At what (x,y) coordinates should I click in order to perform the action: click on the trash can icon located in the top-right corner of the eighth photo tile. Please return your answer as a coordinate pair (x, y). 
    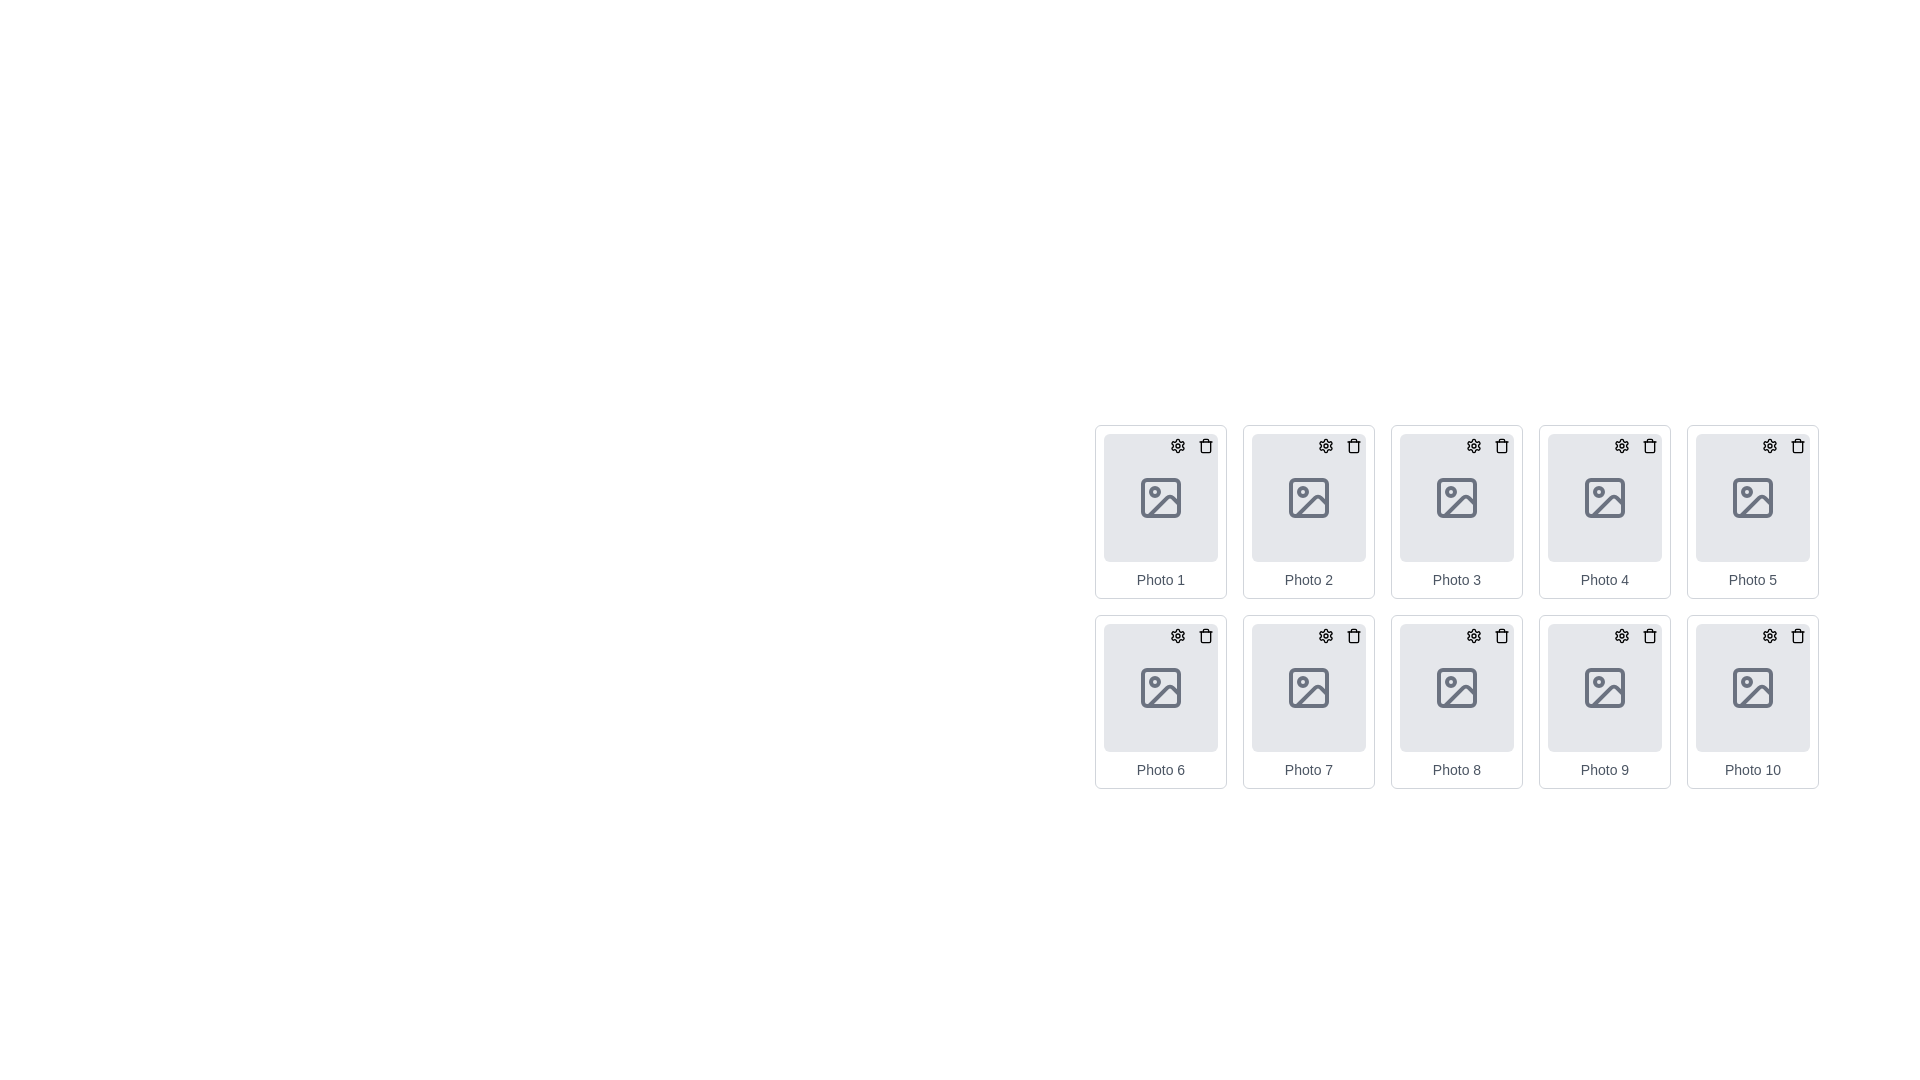
    Looking at the image, I should click on (1502, 636).